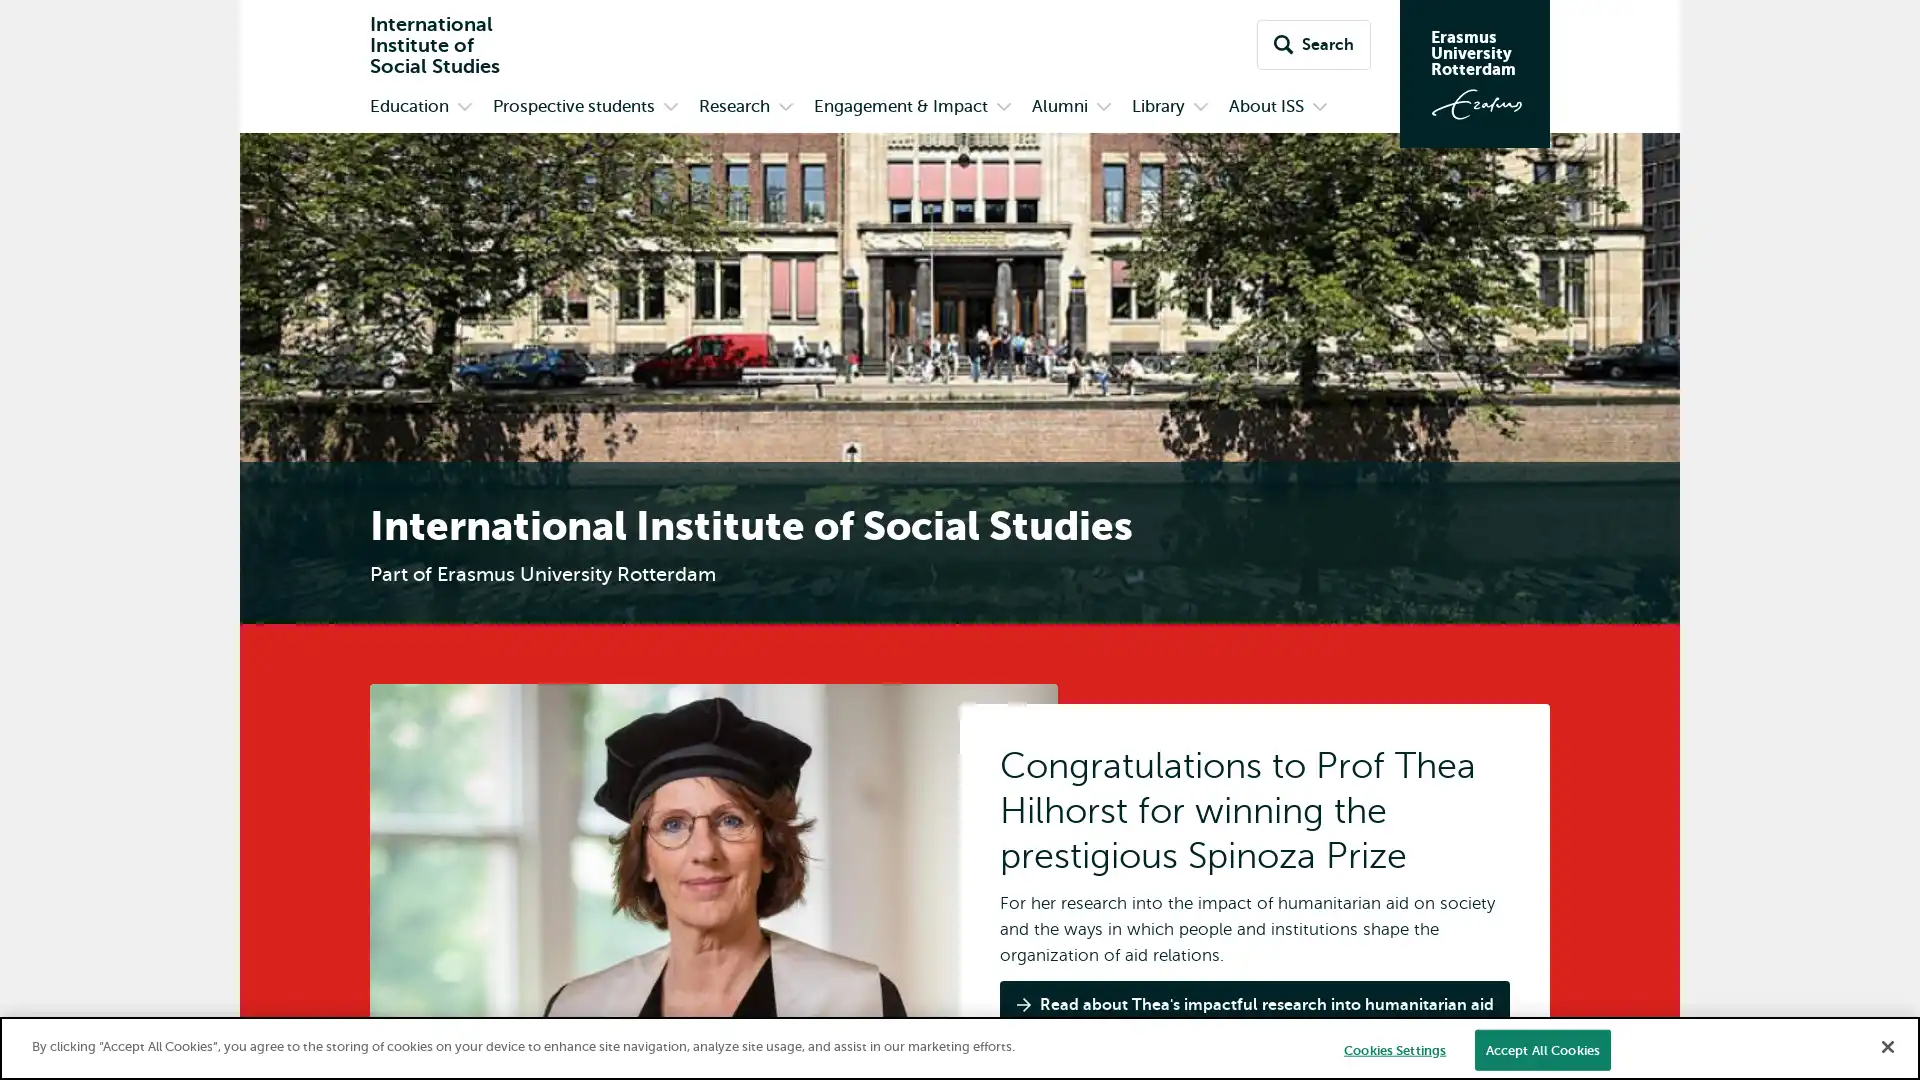 The height and width of the screenshot is (1080, 1920). I want to click on Open submenu, so click(464, 108).